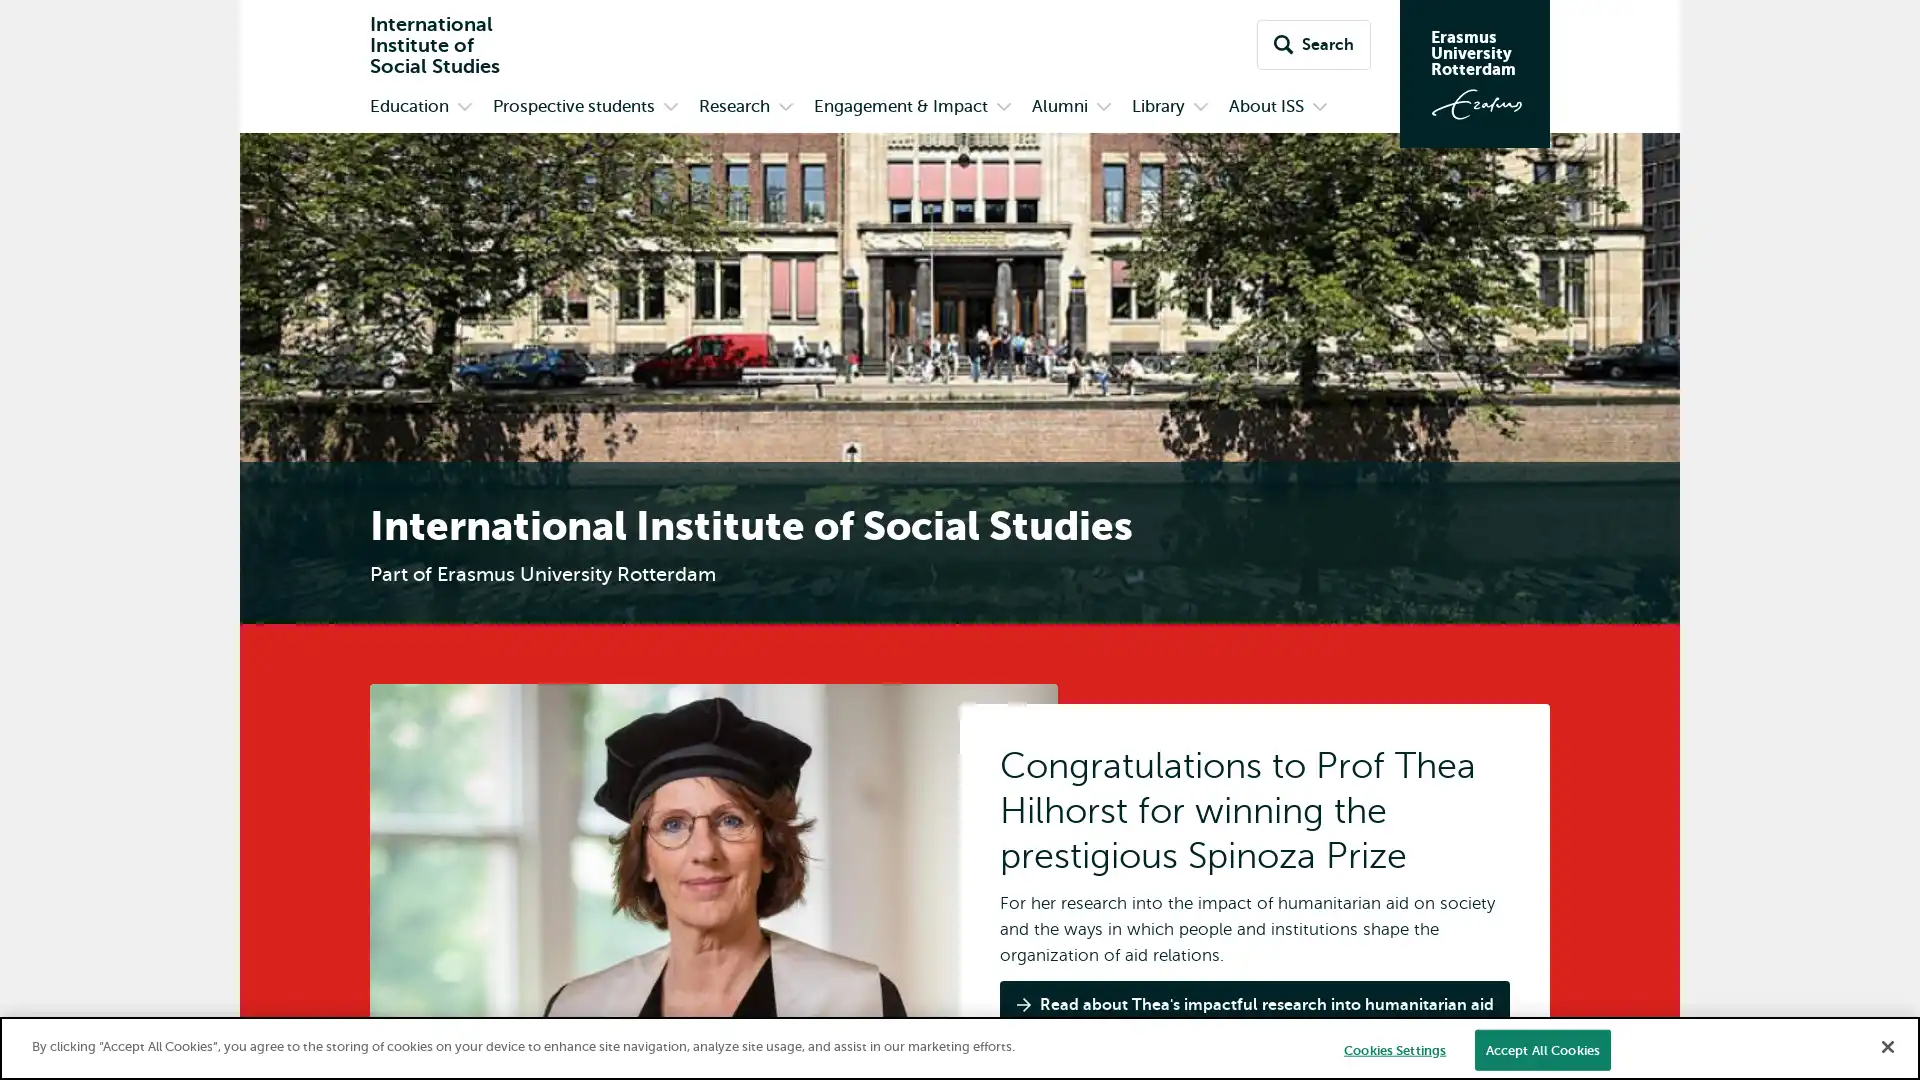 The height and width of the screenshot is (1080, 1920). I want to click on Open submenu, so click(464, 108).